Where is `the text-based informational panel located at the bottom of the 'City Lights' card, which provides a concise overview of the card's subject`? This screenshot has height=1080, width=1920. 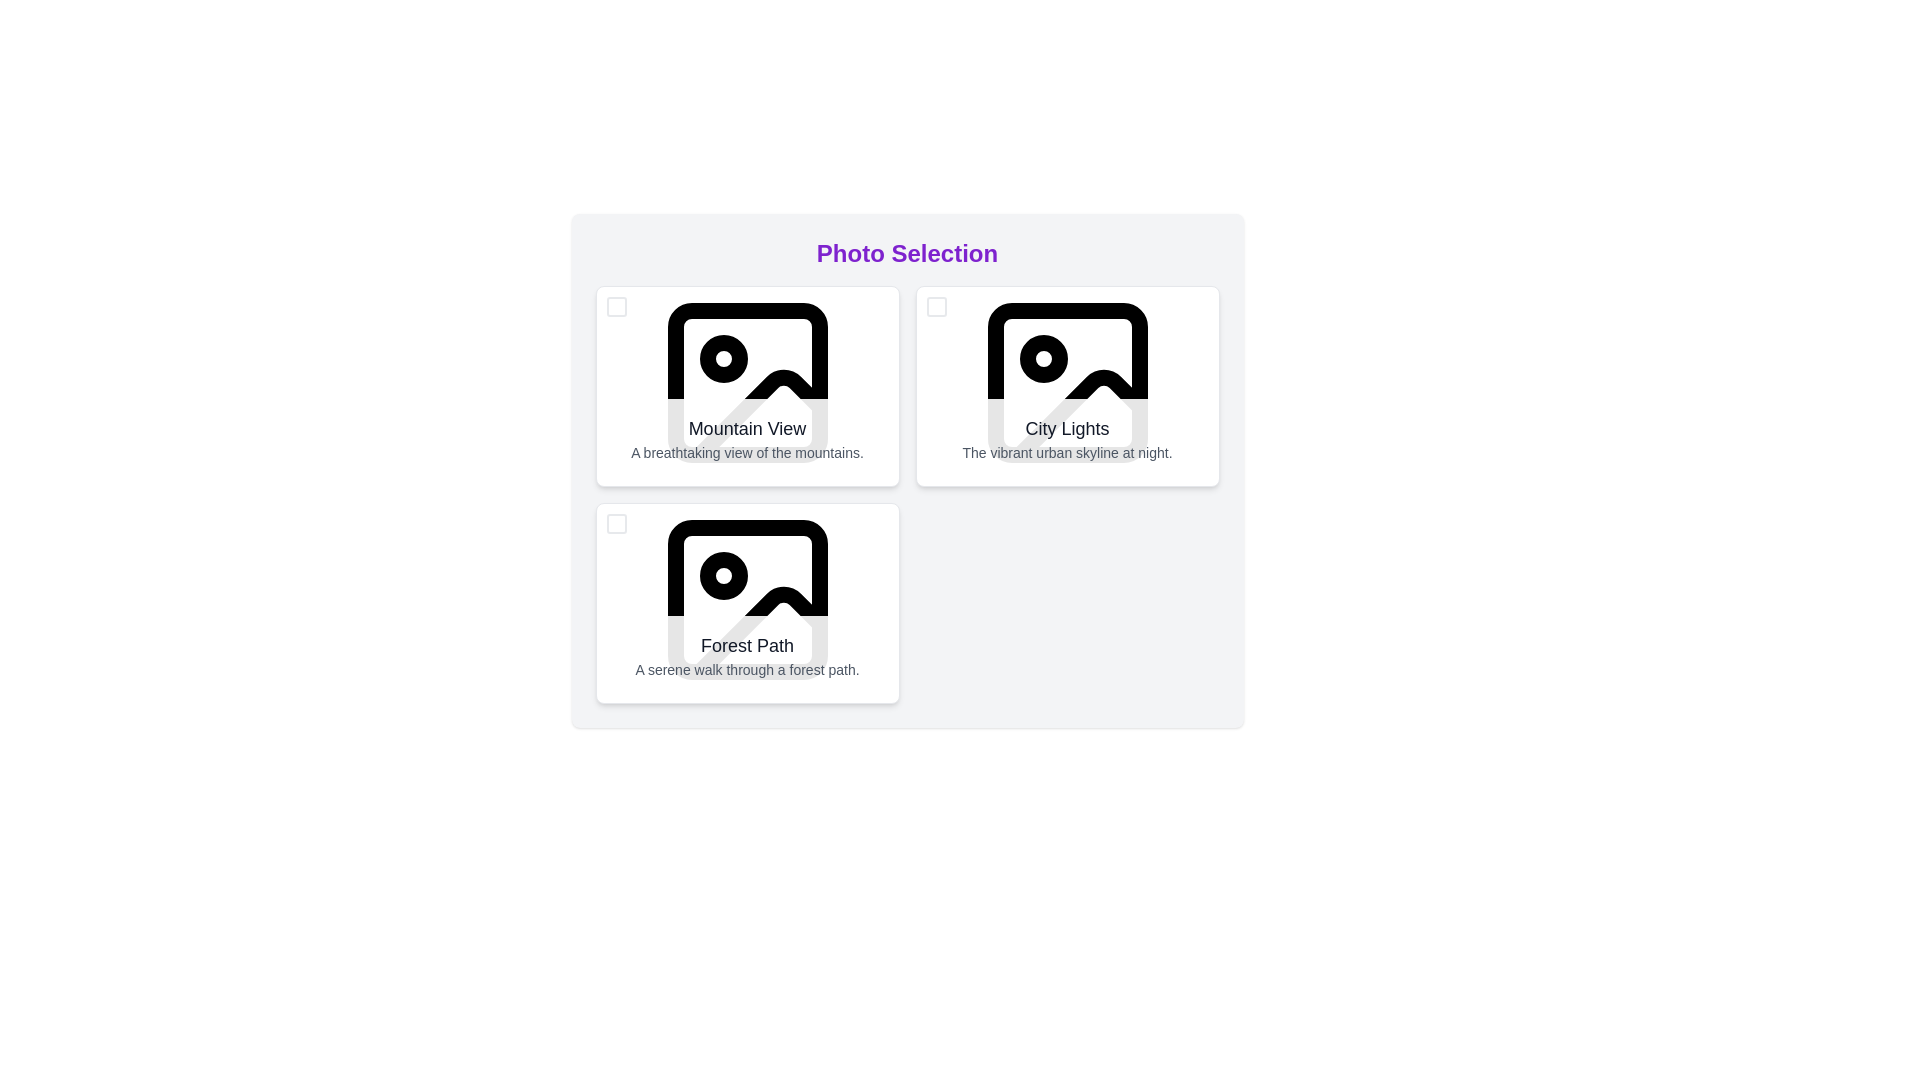
the text-based informational panel located at the bottom of the 'City Lights' card, which provides a concise overview of the card's subject is located at coordinates (1066, 438).